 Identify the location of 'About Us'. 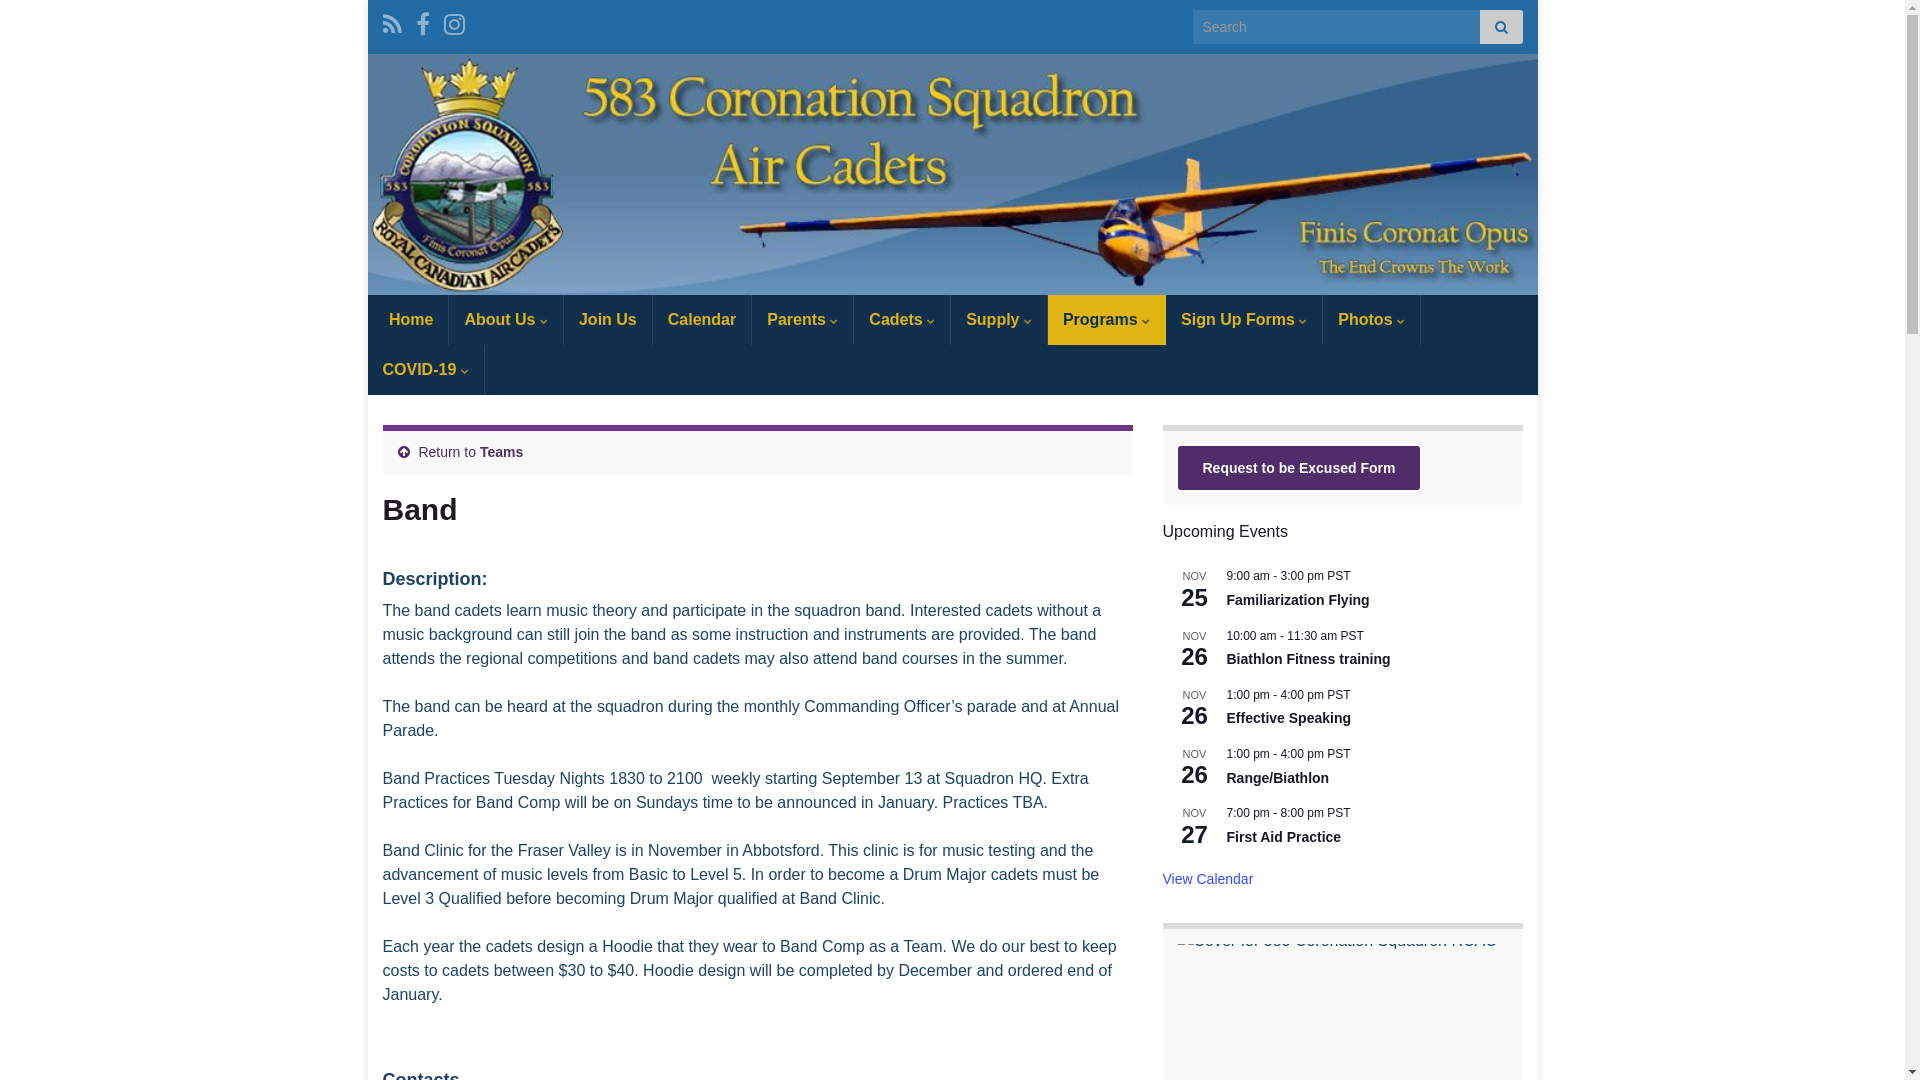
(505, 319).